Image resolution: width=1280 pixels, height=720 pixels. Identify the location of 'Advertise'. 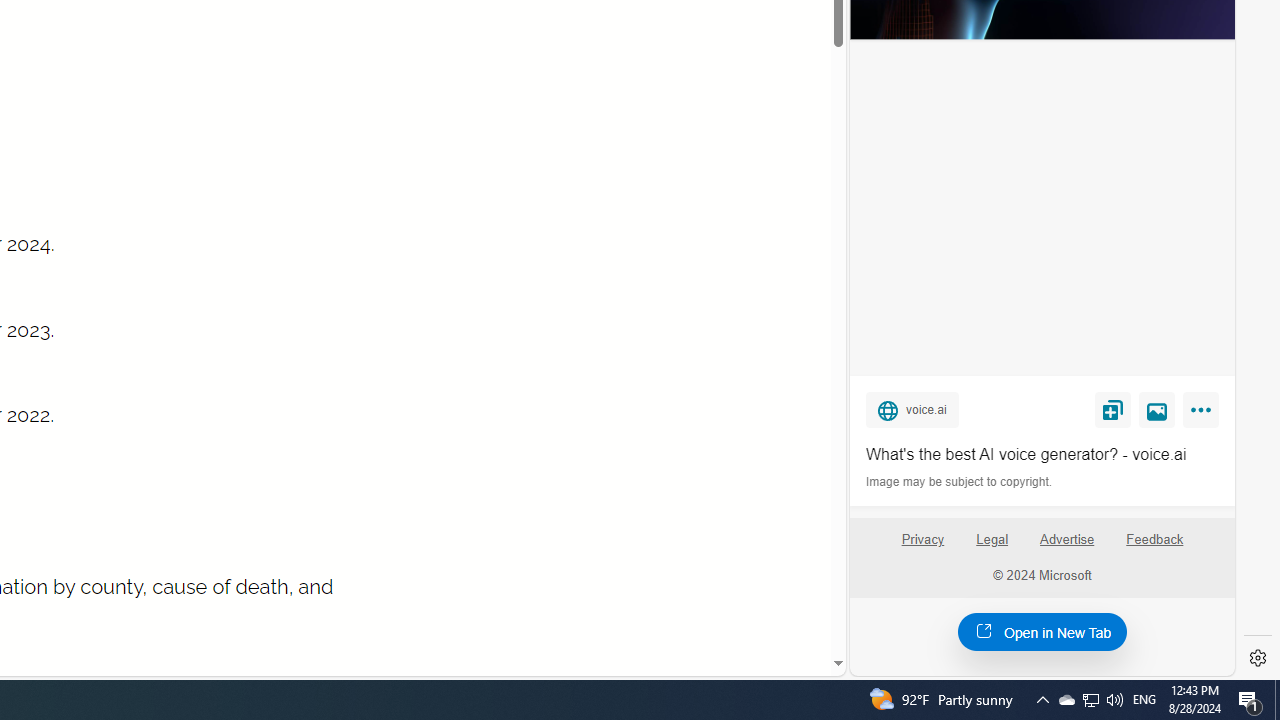
(1066, 547).